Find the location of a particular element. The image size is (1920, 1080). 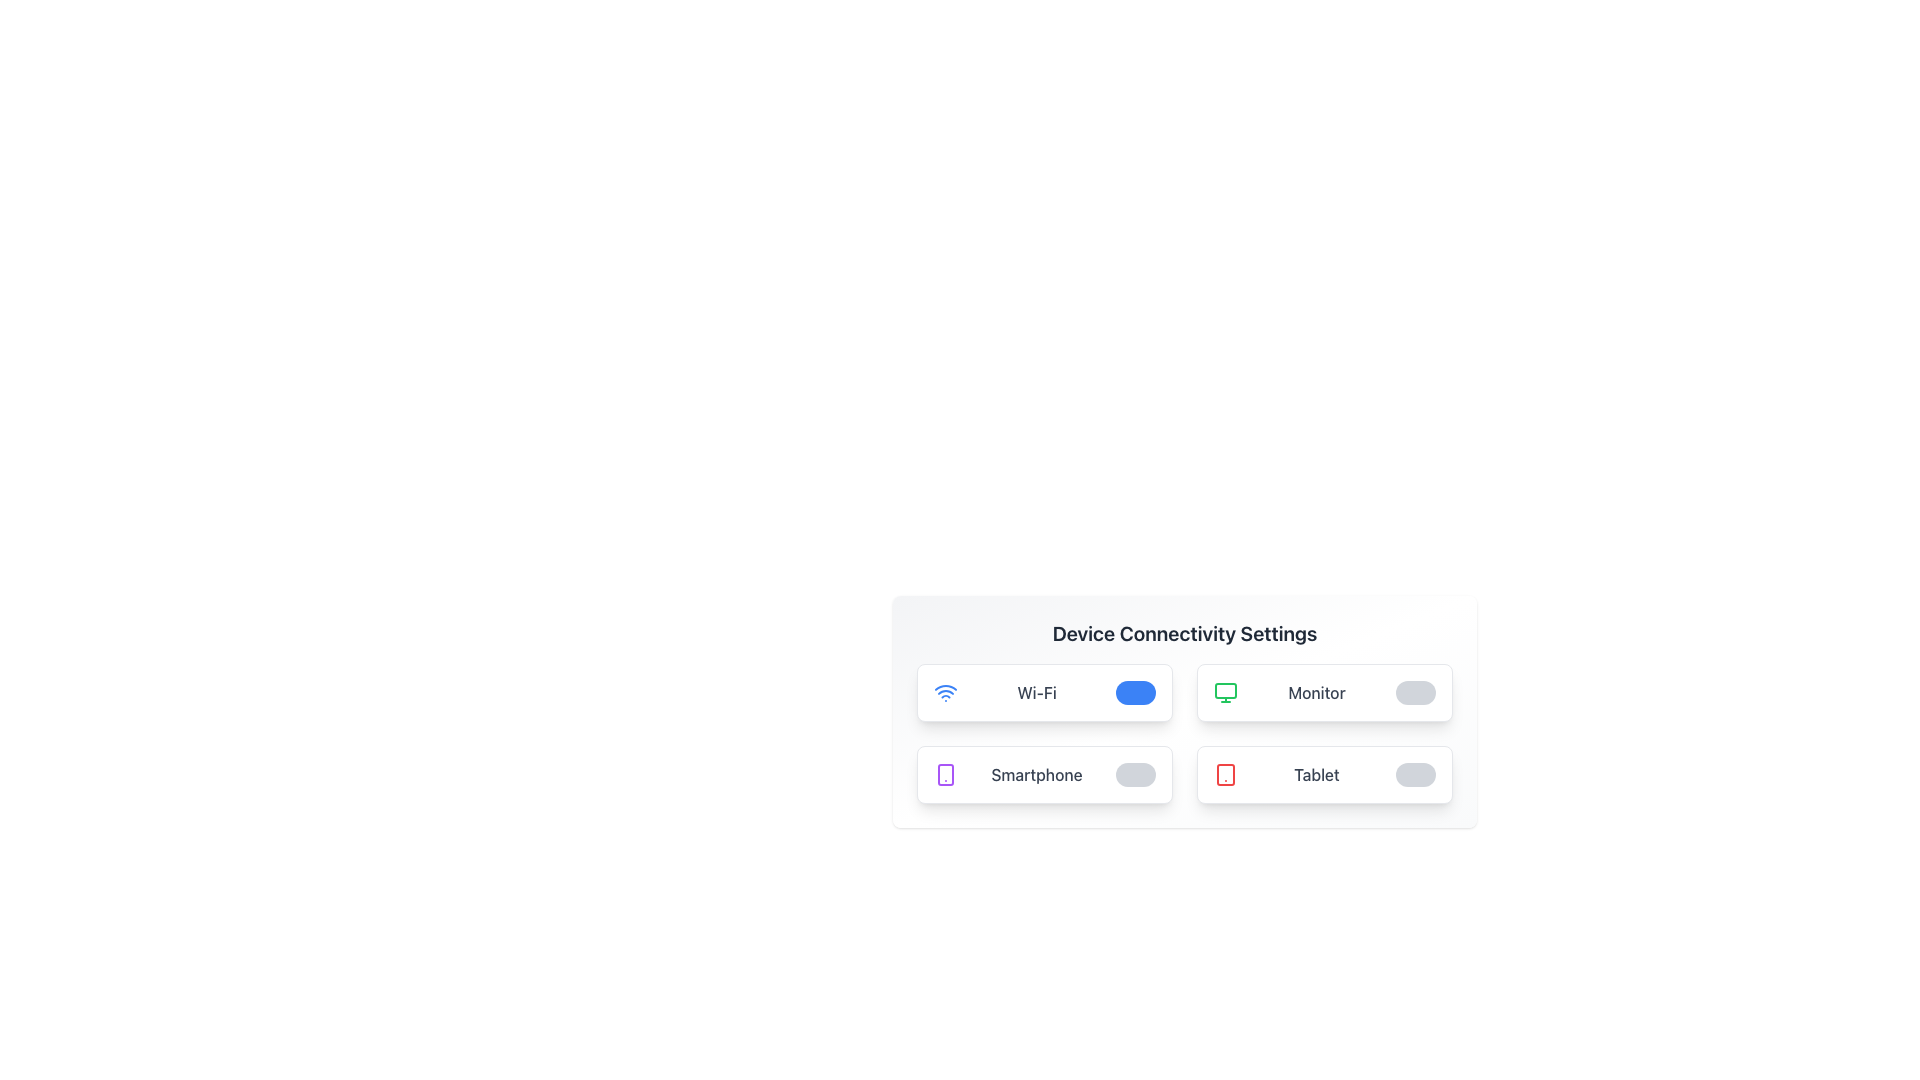

the Wi-Fi connectivity descriptor label located in the first section of the connectivity settings interface, adjacent to the Wi-Fi icon and the toggle switch is located at coordinates (1036, 692).